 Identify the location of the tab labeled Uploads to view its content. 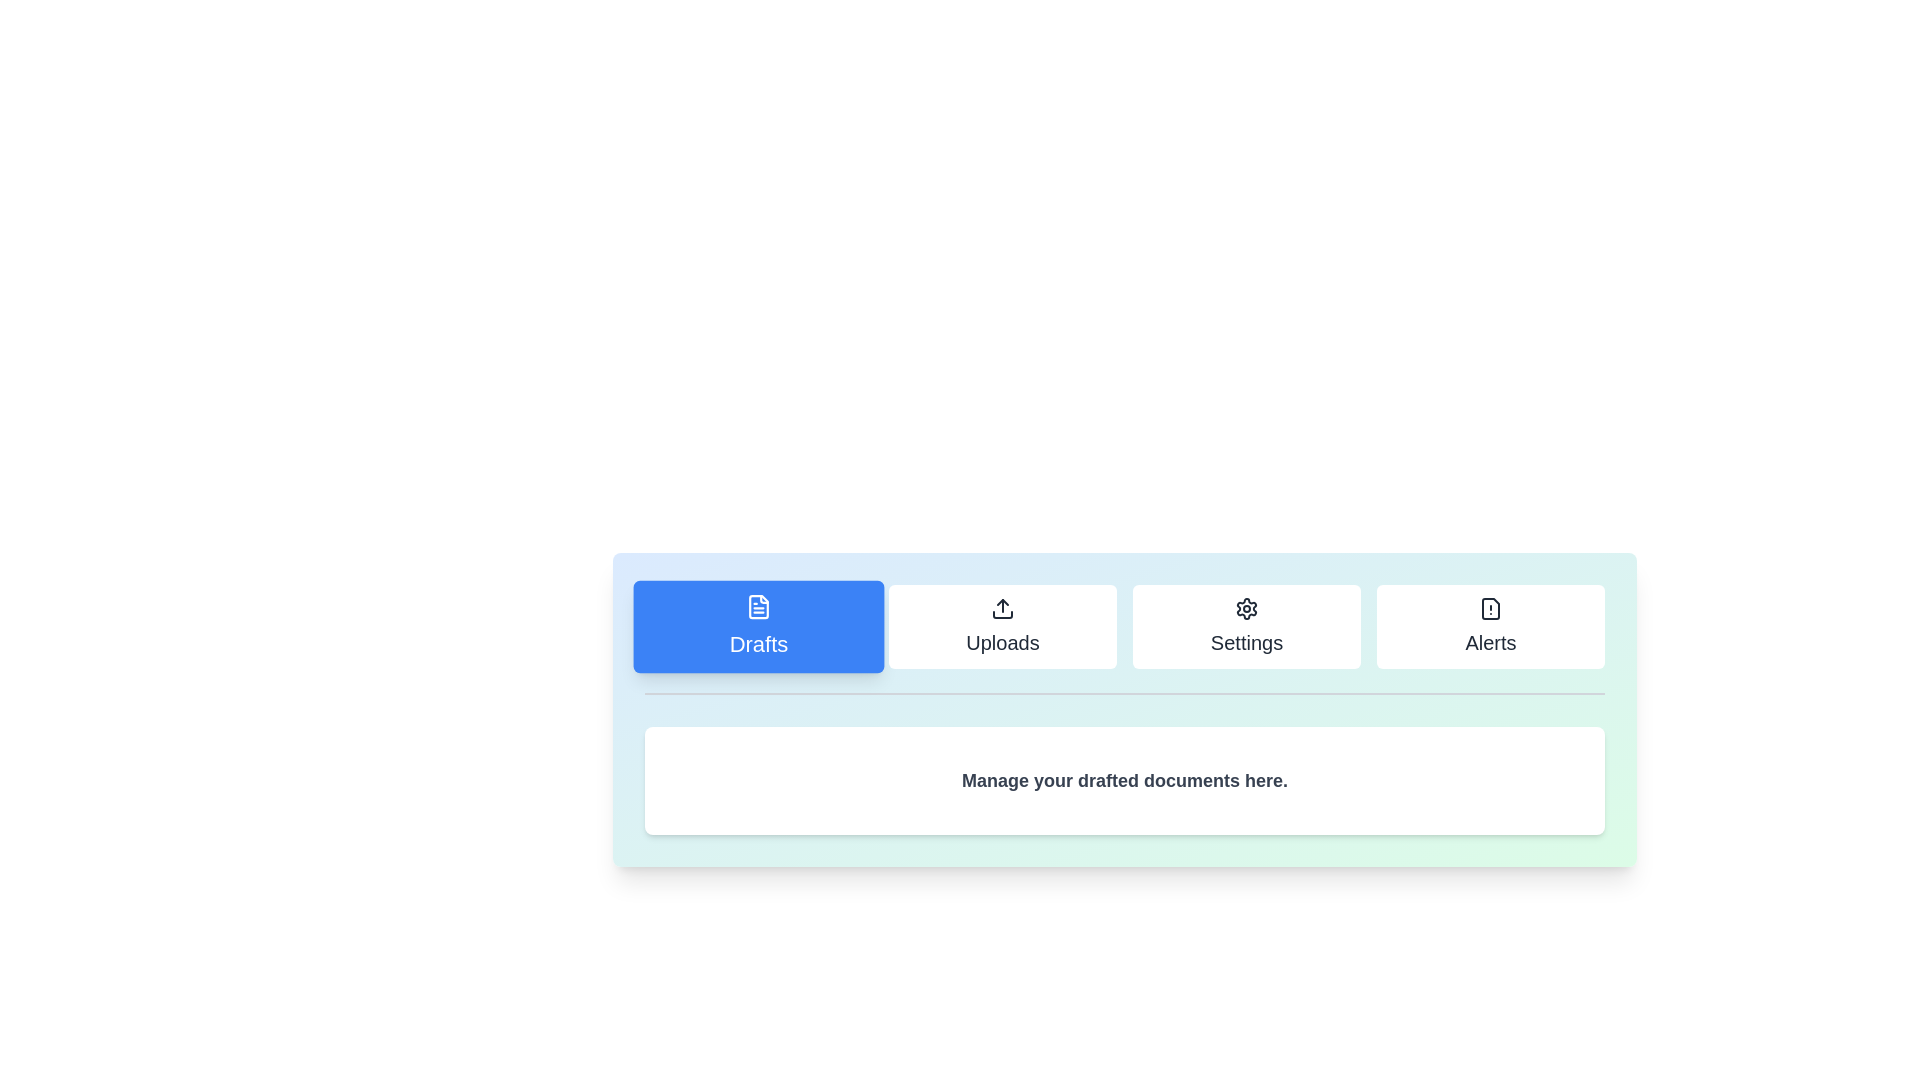
(1003, 626).